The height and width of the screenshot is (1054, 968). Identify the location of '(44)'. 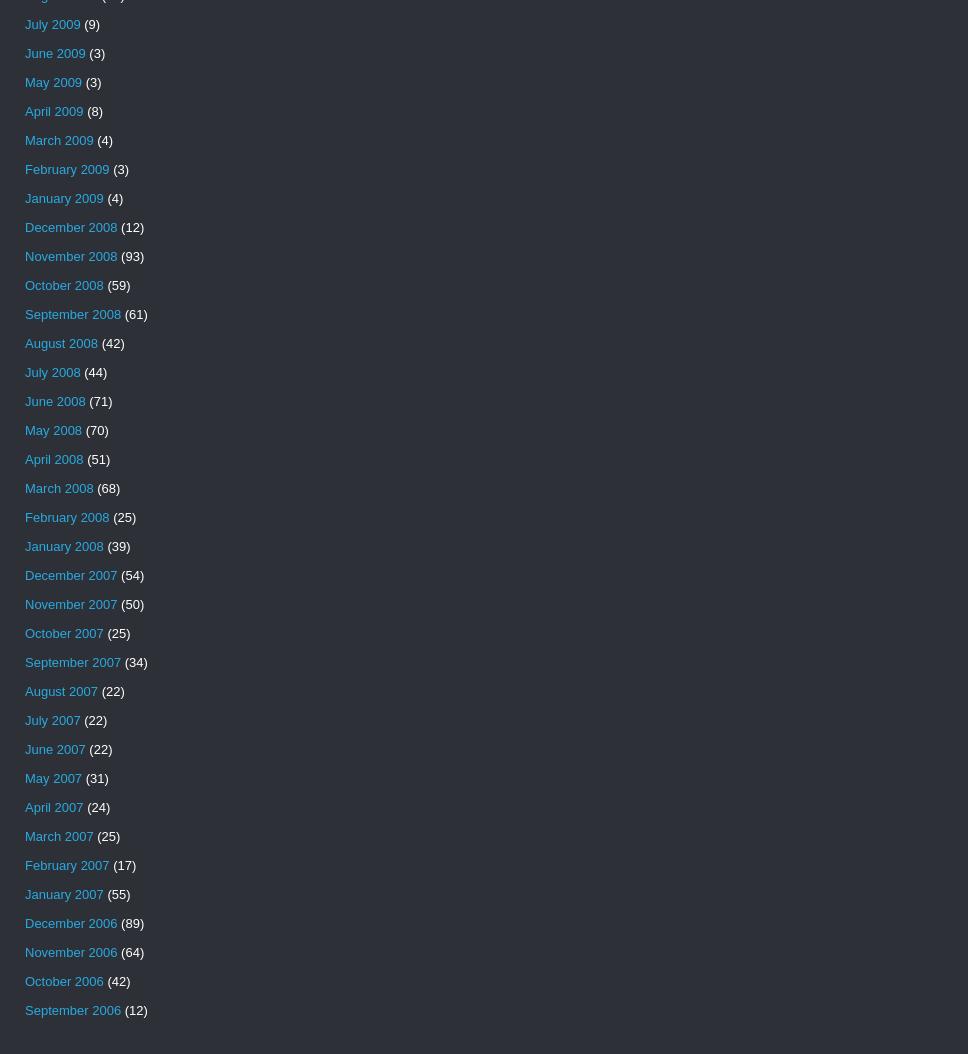
(93, 371).